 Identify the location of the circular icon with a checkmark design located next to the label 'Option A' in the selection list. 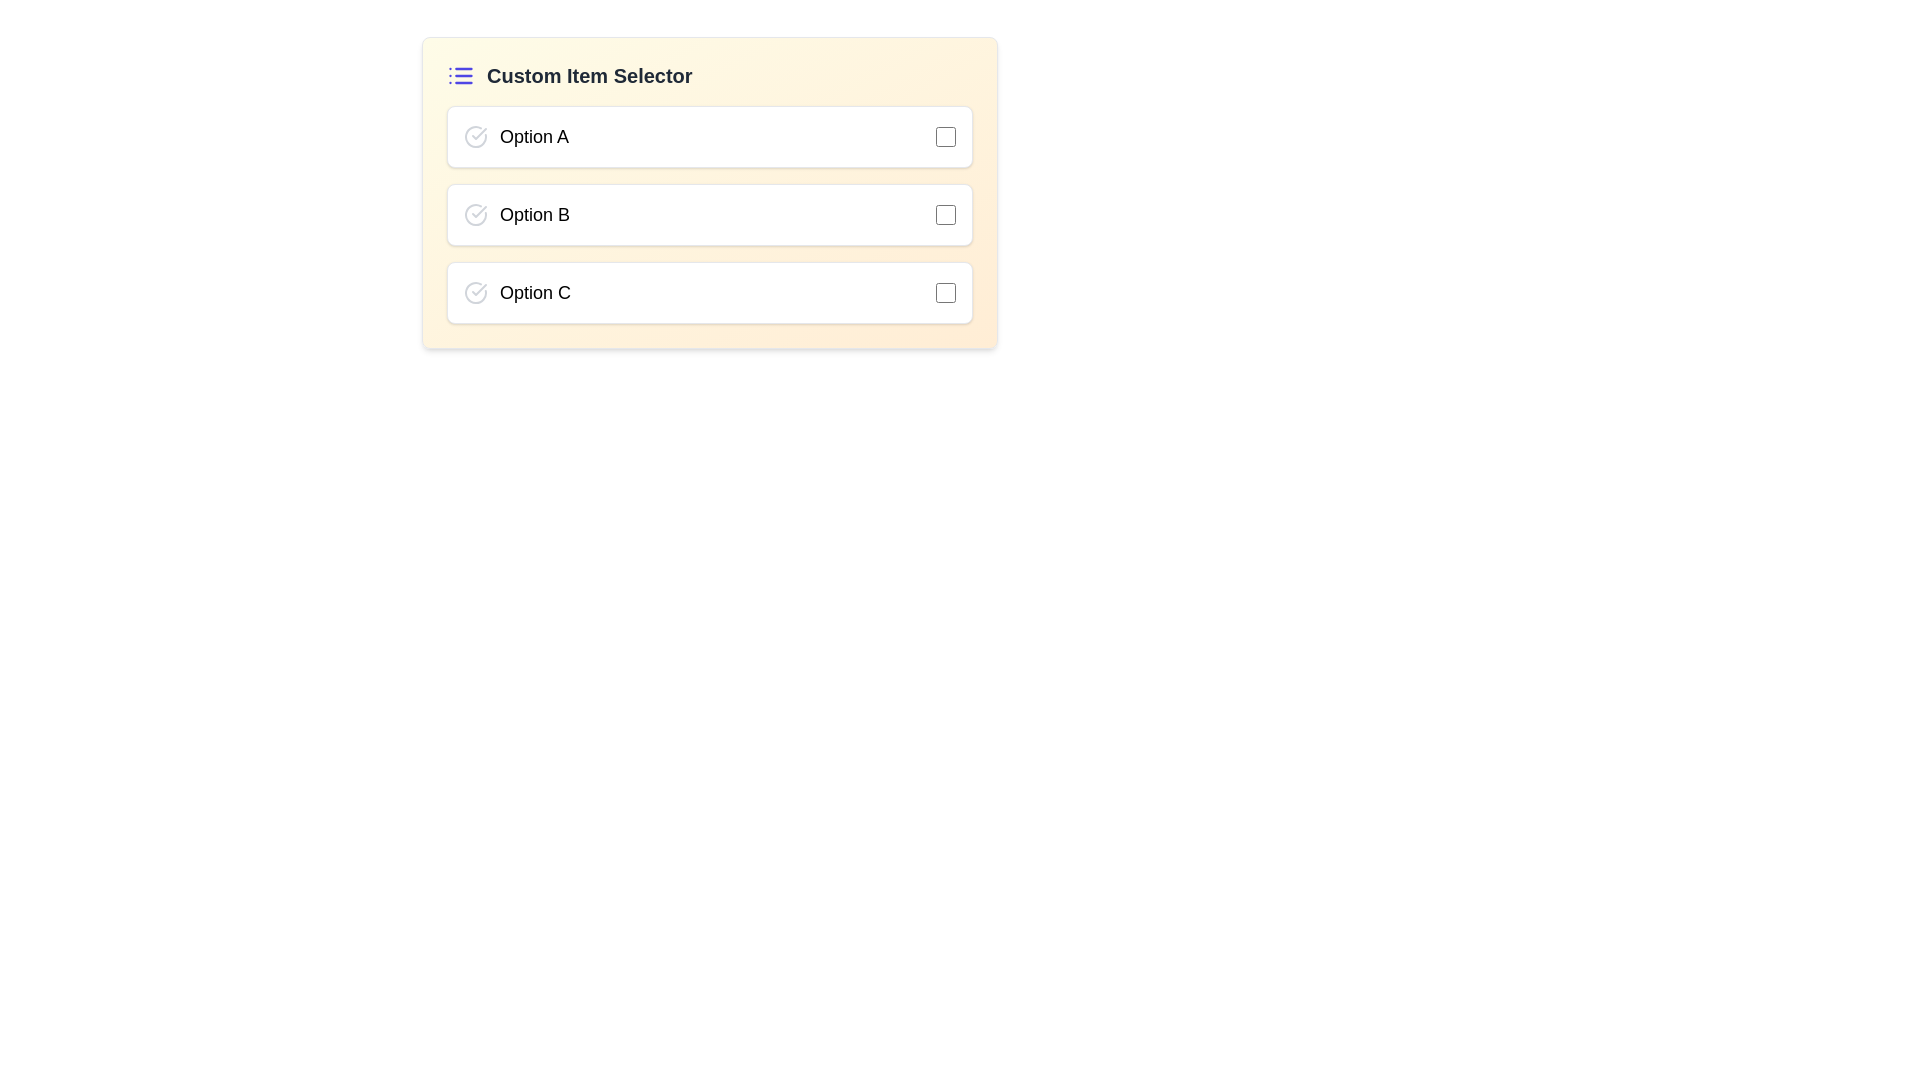
(474, 136).